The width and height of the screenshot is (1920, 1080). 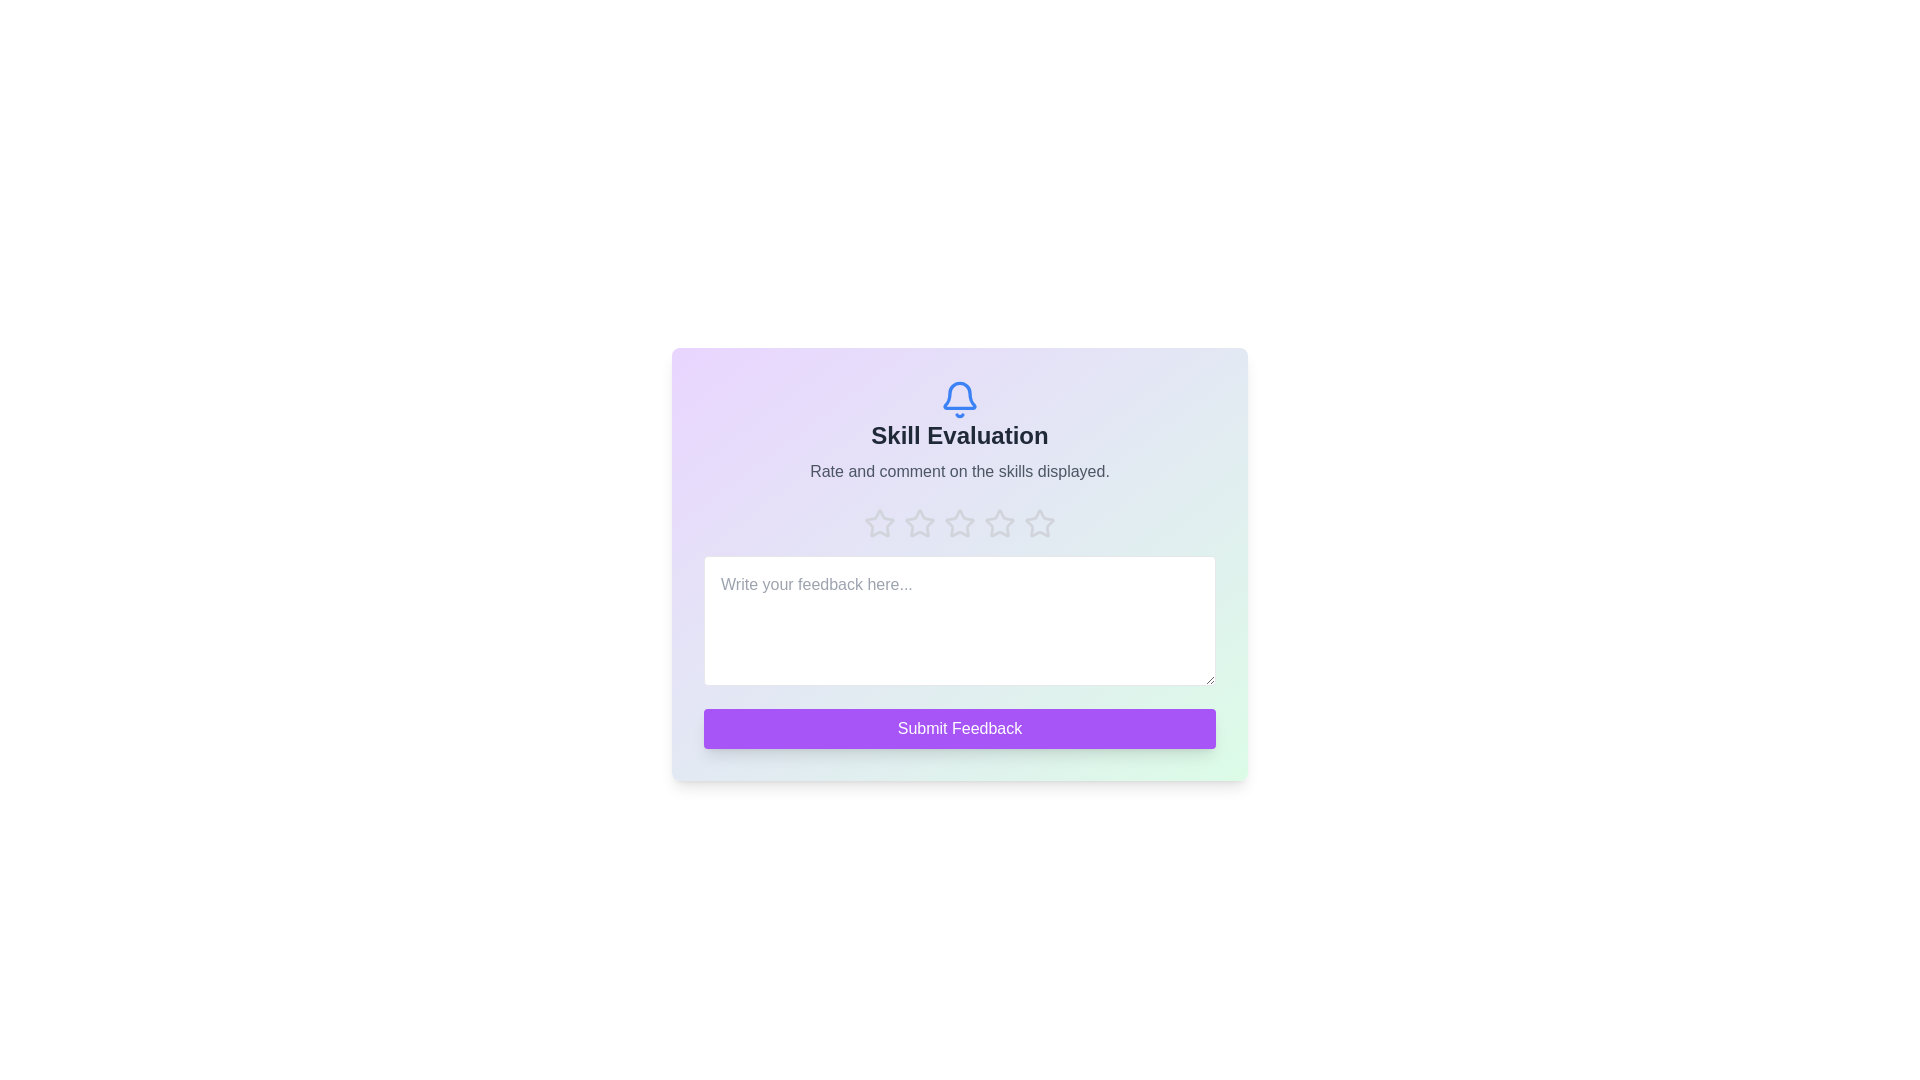 I want to click on the star corresponding to the rating 3, so click(x=960, y=523).